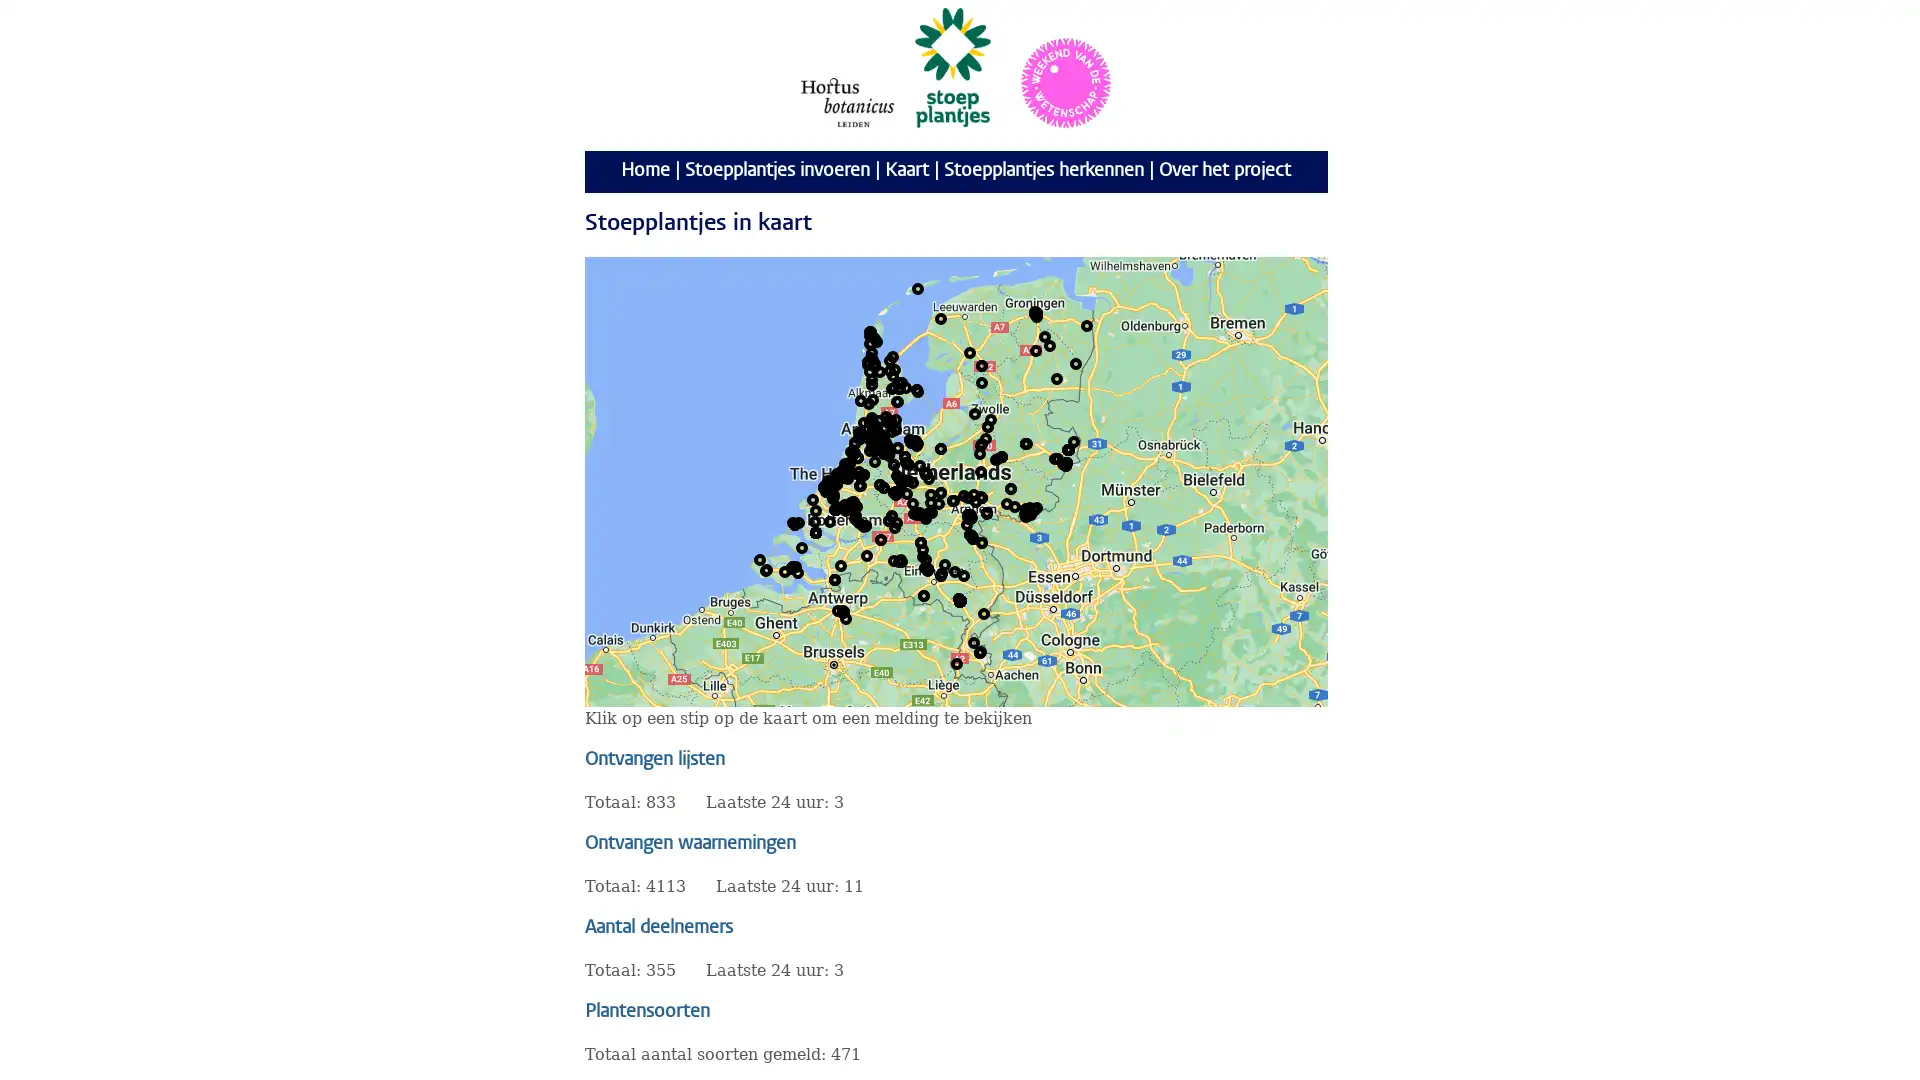  I want to click on Telling van Marieta op 26 april 2022, so click(1063, 462).